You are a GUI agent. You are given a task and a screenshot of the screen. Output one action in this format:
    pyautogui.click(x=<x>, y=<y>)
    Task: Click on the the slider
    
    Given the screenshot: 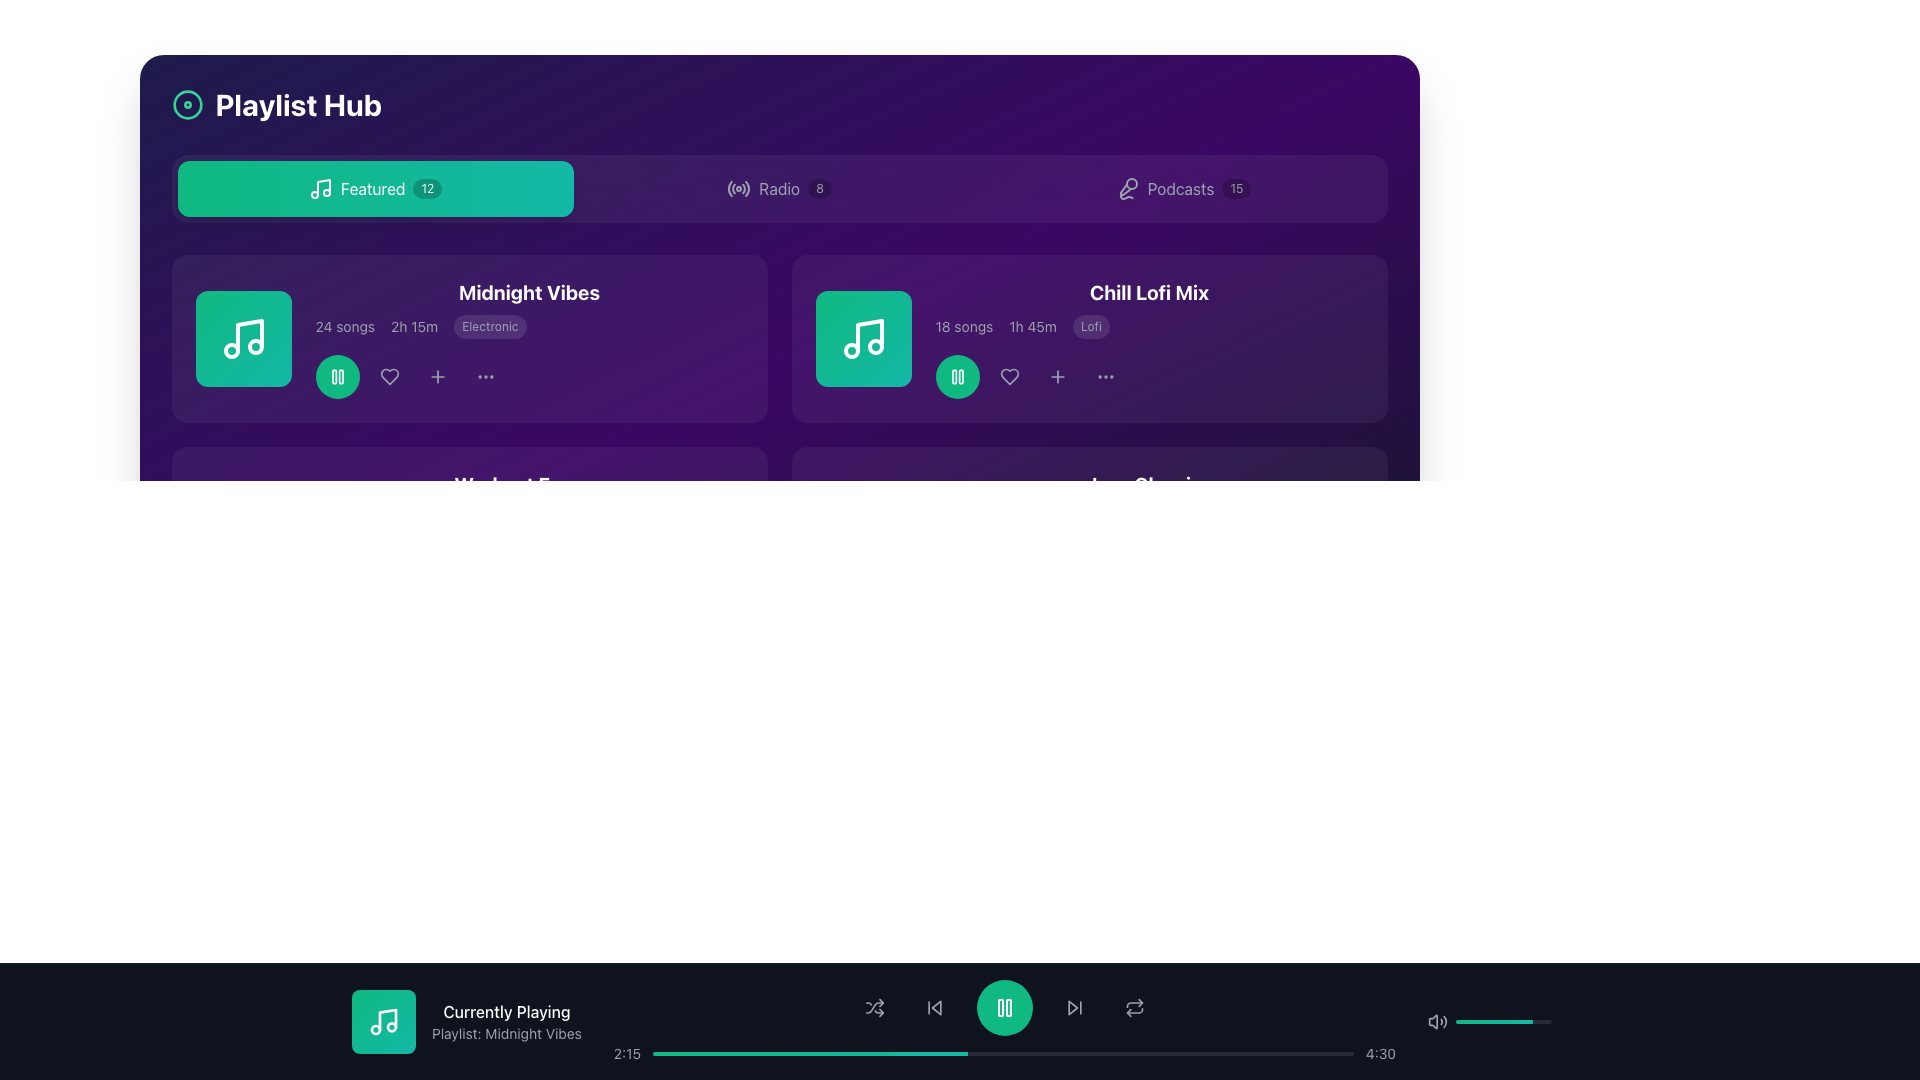 What is the action you would take?
    pyautogui.click(x=1476, y=1022)
    